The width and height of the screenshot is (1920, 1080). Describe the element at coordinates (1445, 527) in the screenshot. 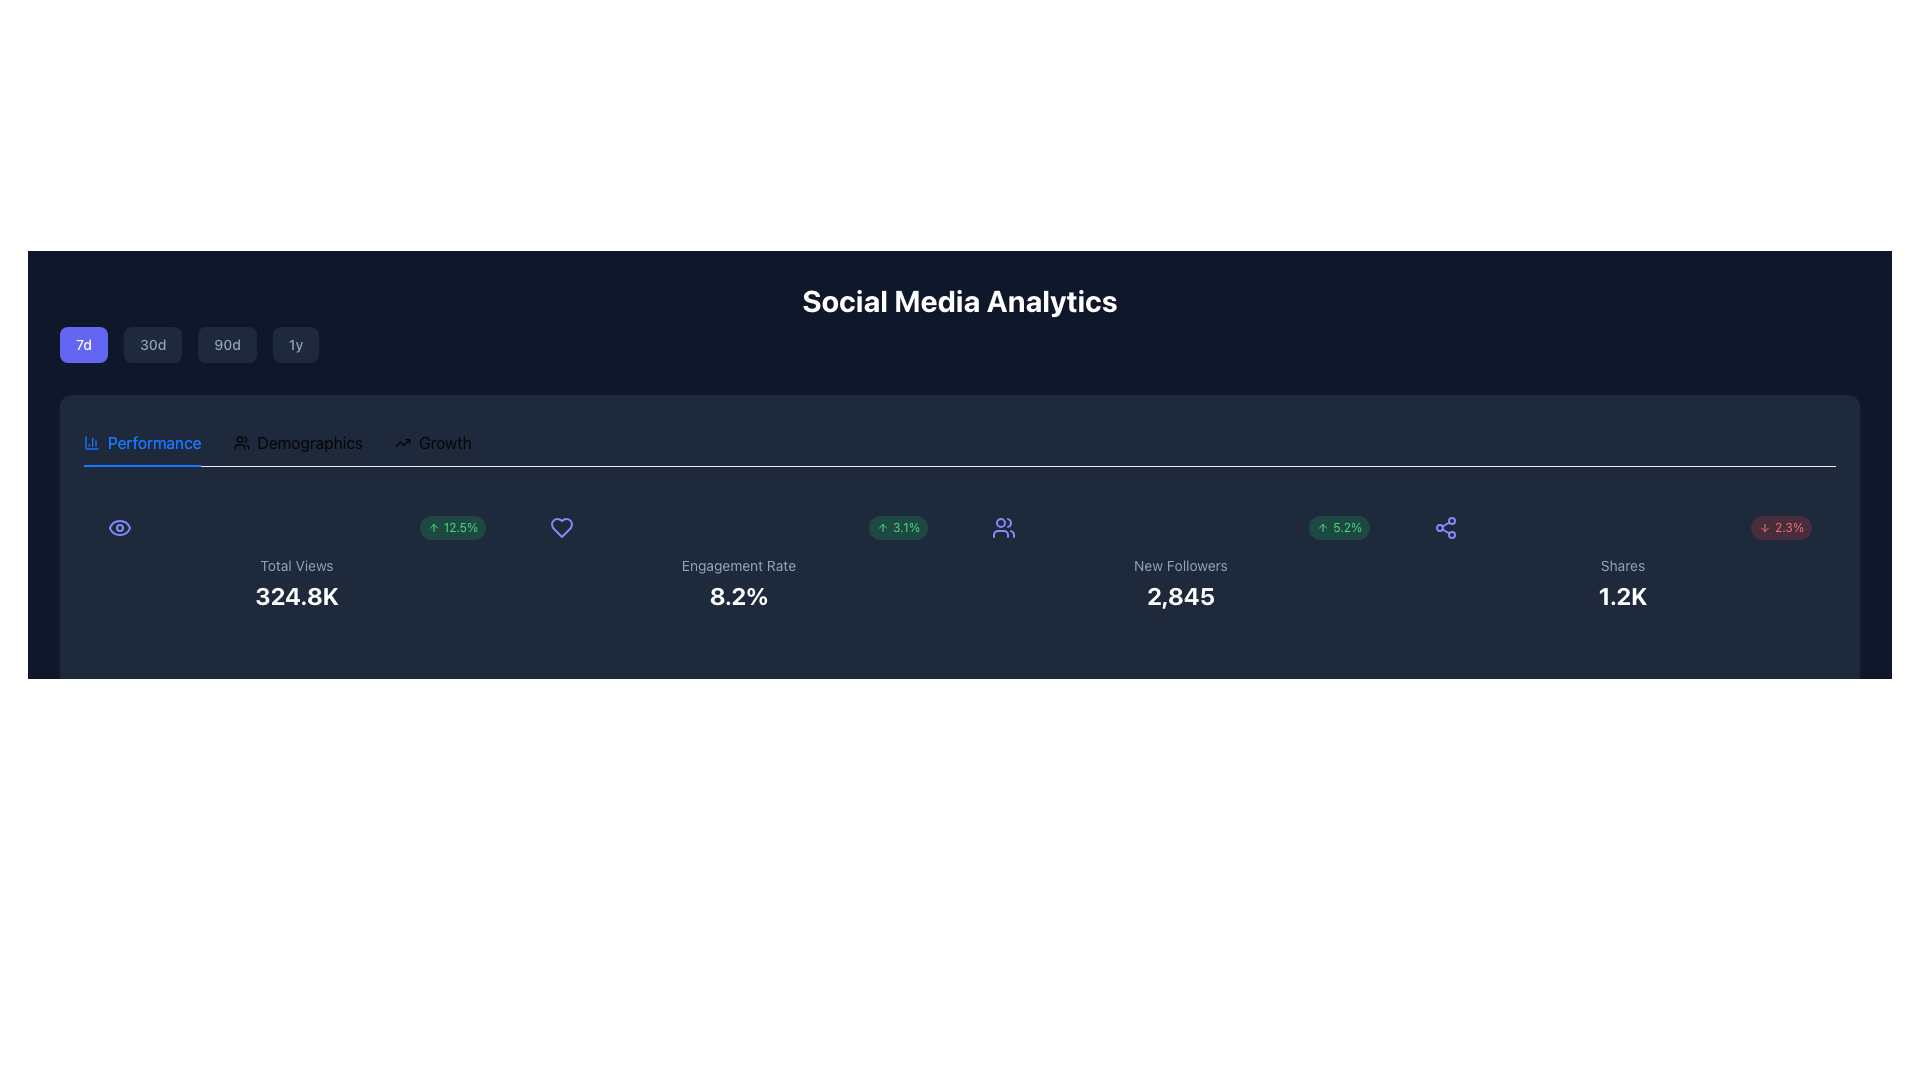

I see `the blue SVG graphic icon representing the share functionality, located in the 'Shares' section of the analytics dashboard, positioned left of the '1.2K' text and below the 'Shares' label` at that location.